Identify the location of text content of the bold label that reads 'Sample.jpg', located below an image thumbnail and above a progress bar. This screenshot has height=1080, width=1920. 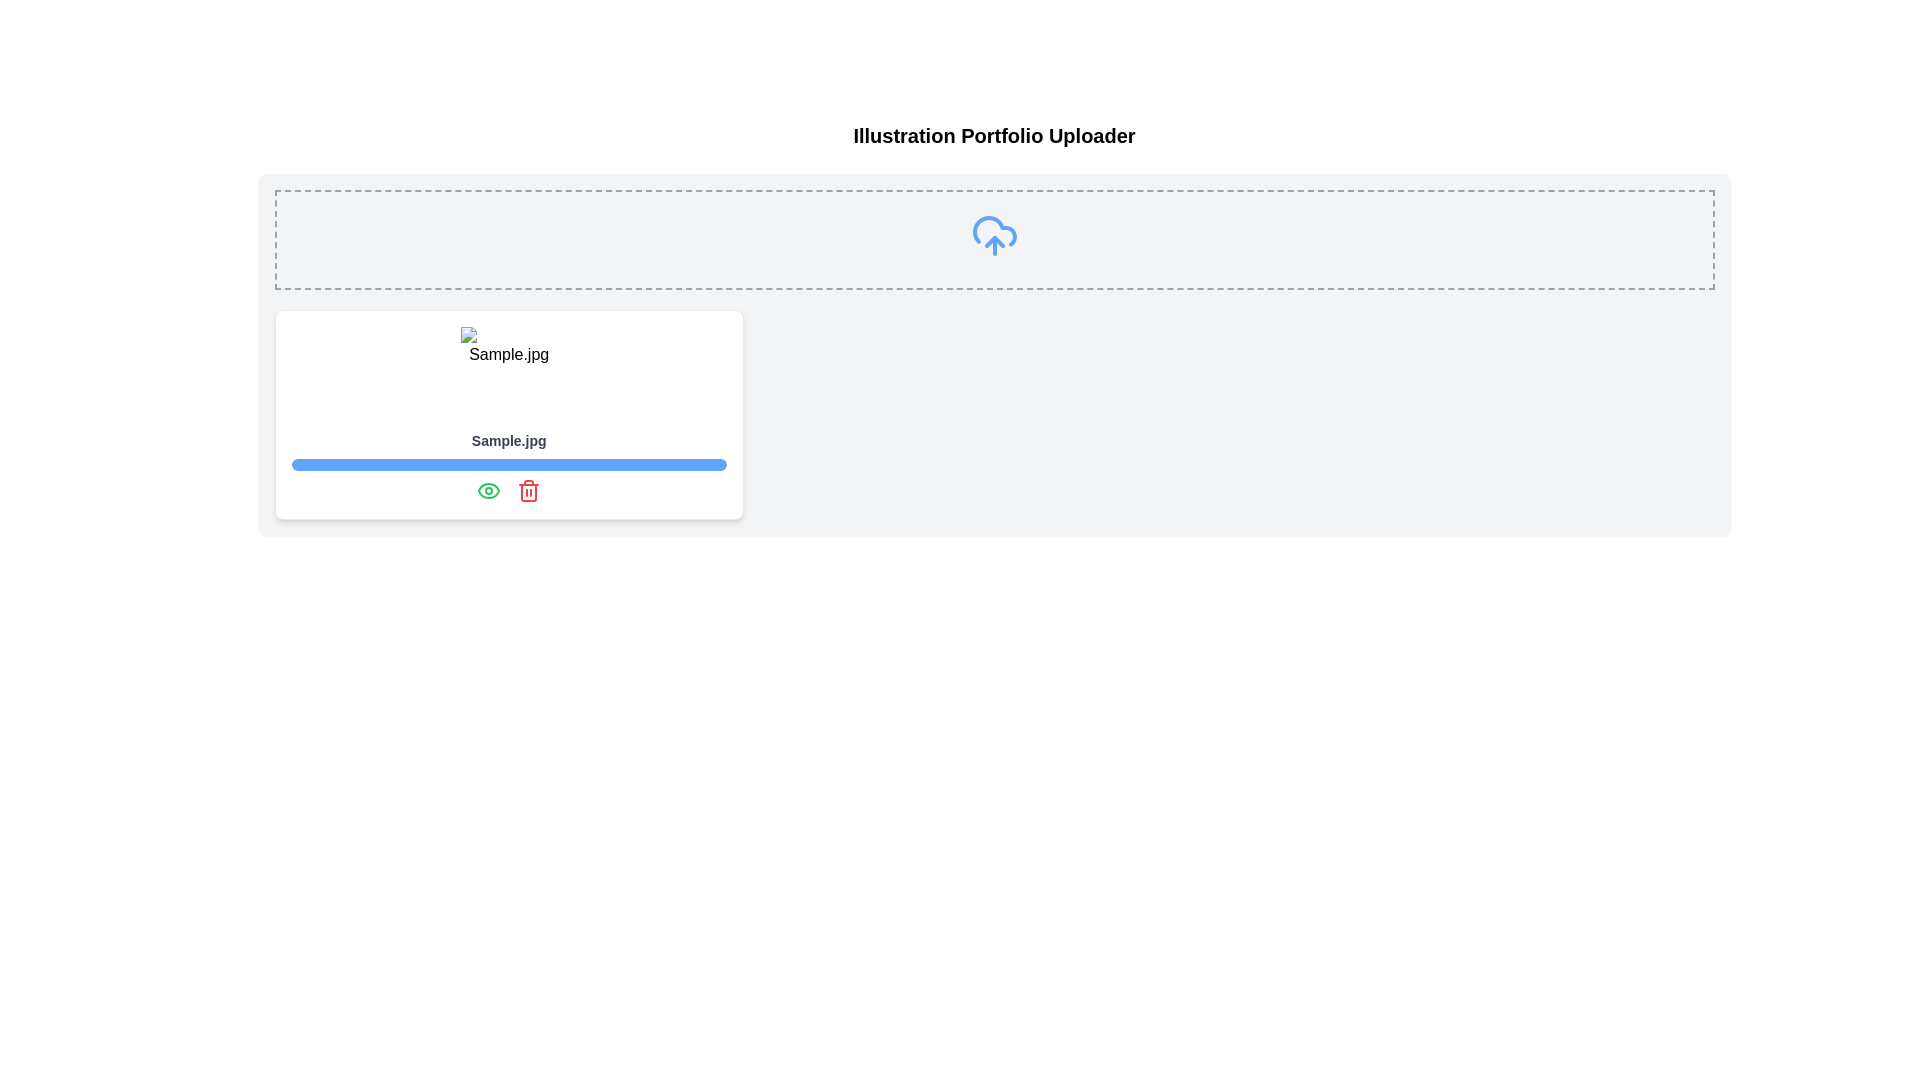
(509, 439).